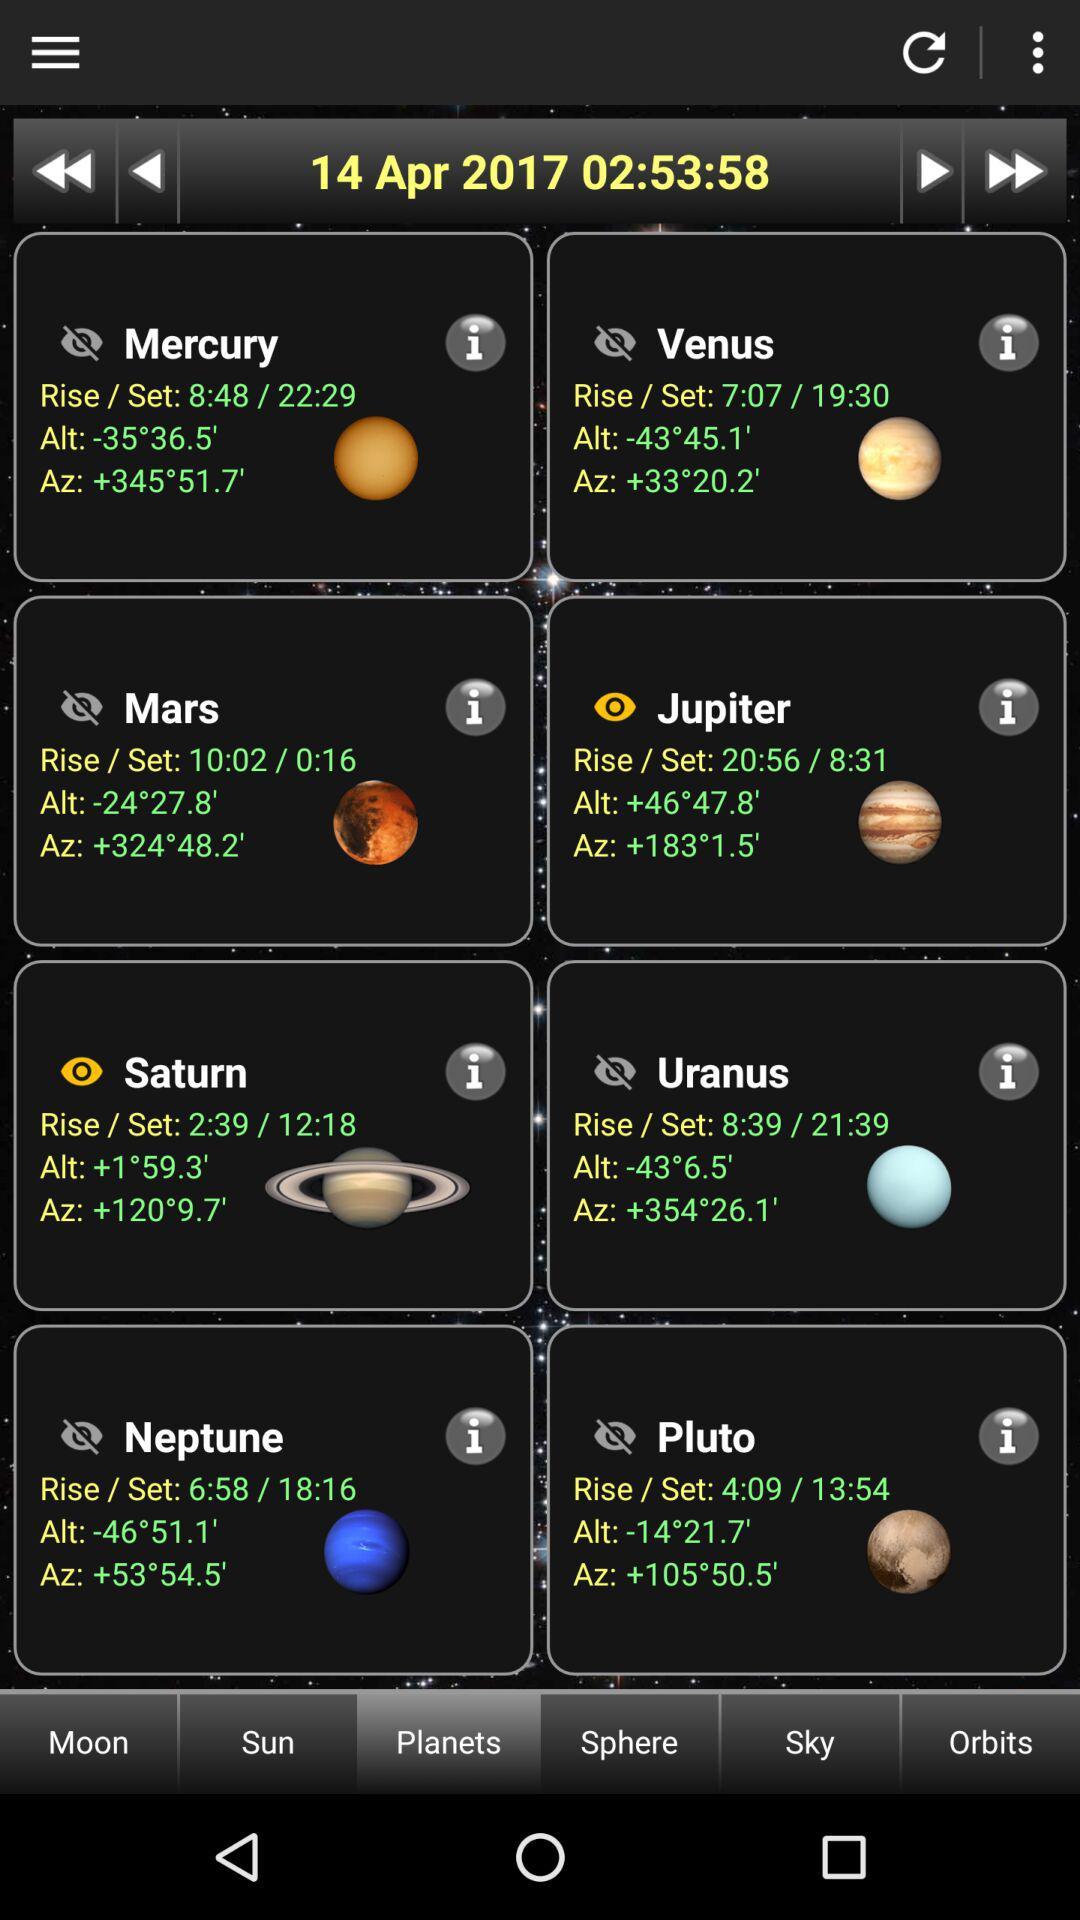 This screenshot has width=1080, height=1920. I want to click on more information, so click(1008, 1070).